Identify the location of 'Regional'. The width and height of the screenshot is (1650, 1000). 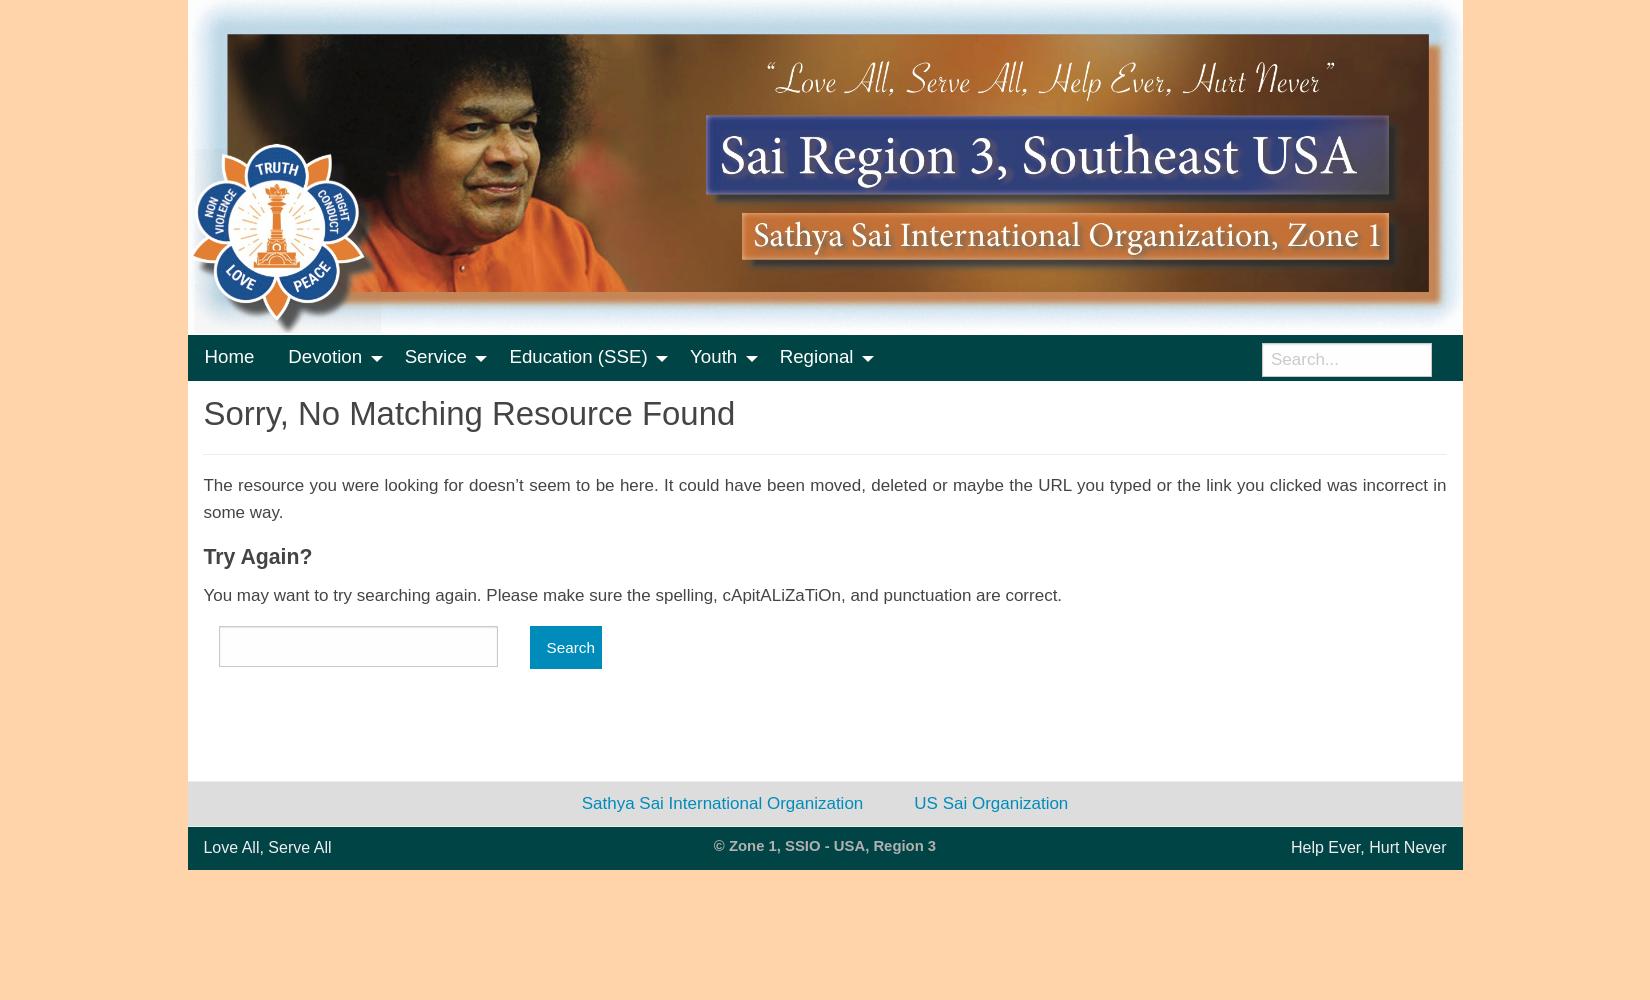
(814, 355).